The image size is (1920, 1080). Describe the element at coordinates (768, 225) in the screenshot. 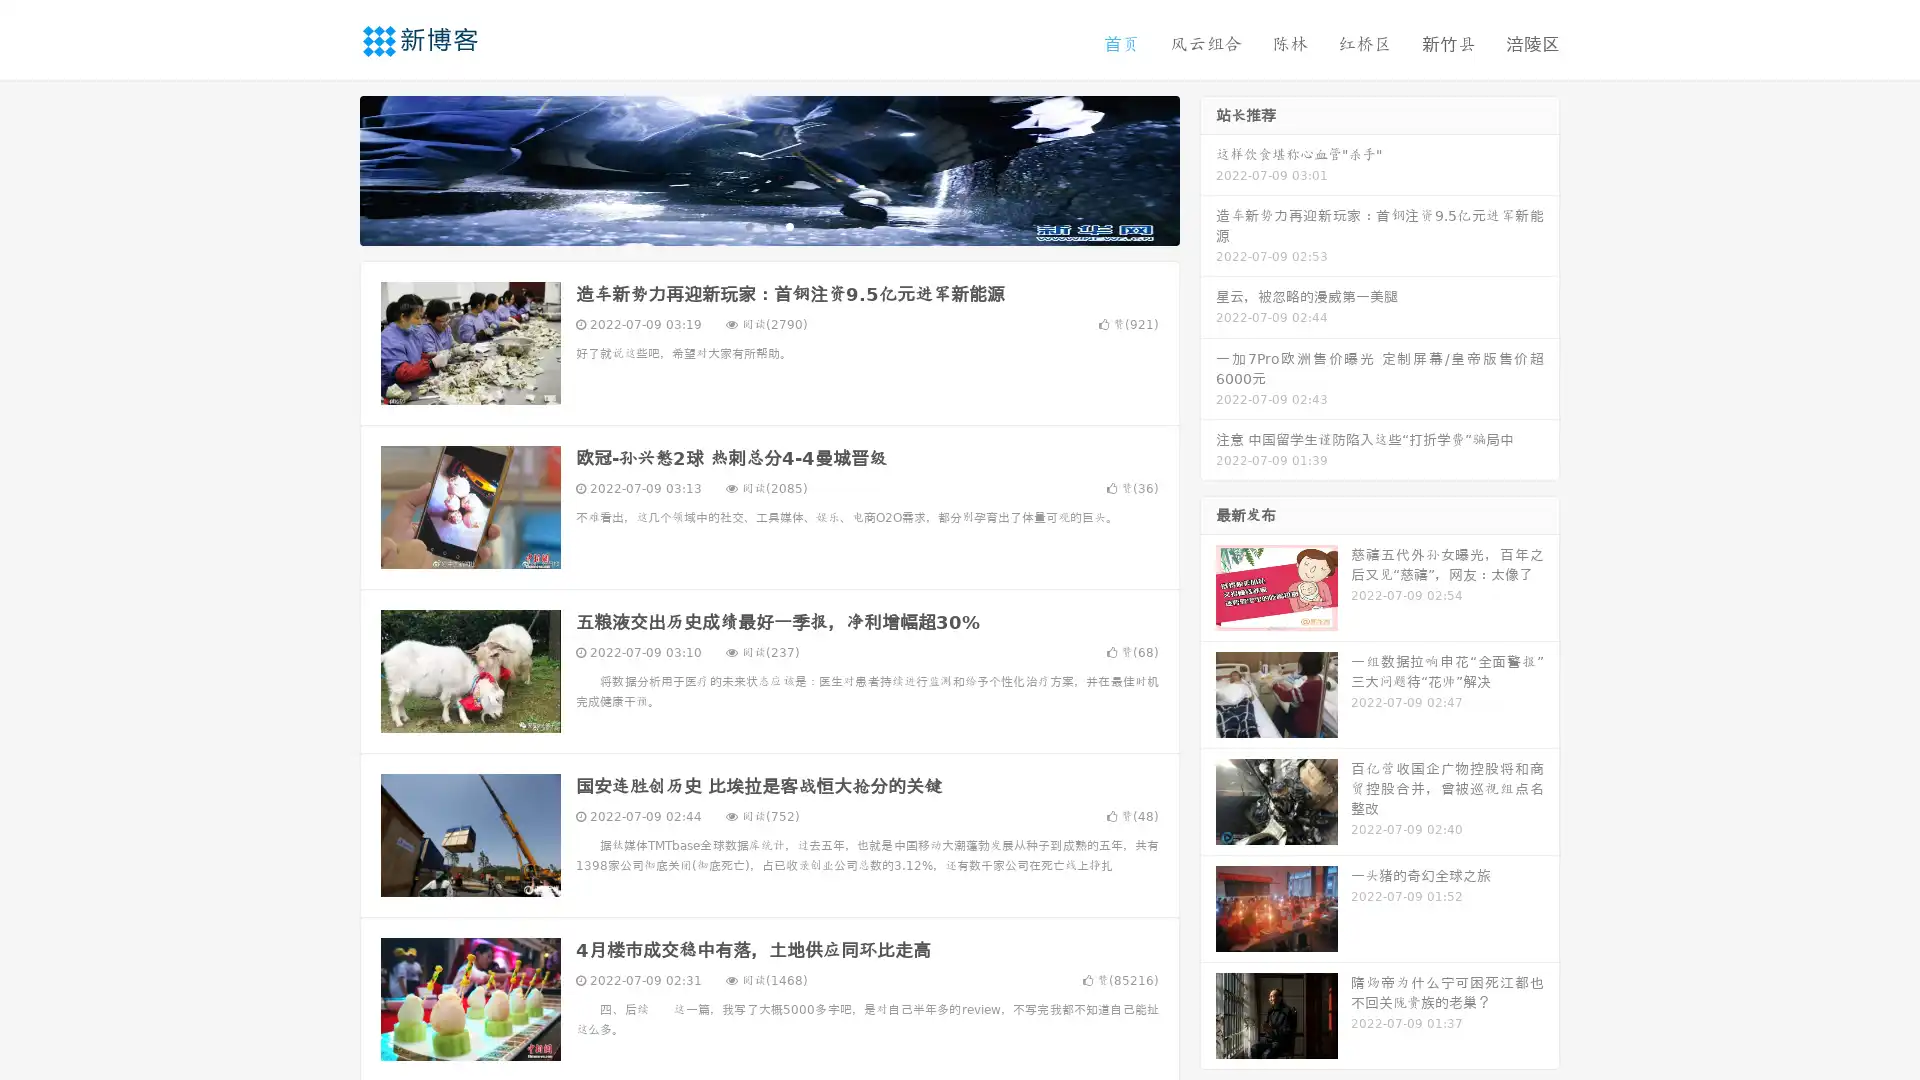

I see `Go to slide 2` at that location.